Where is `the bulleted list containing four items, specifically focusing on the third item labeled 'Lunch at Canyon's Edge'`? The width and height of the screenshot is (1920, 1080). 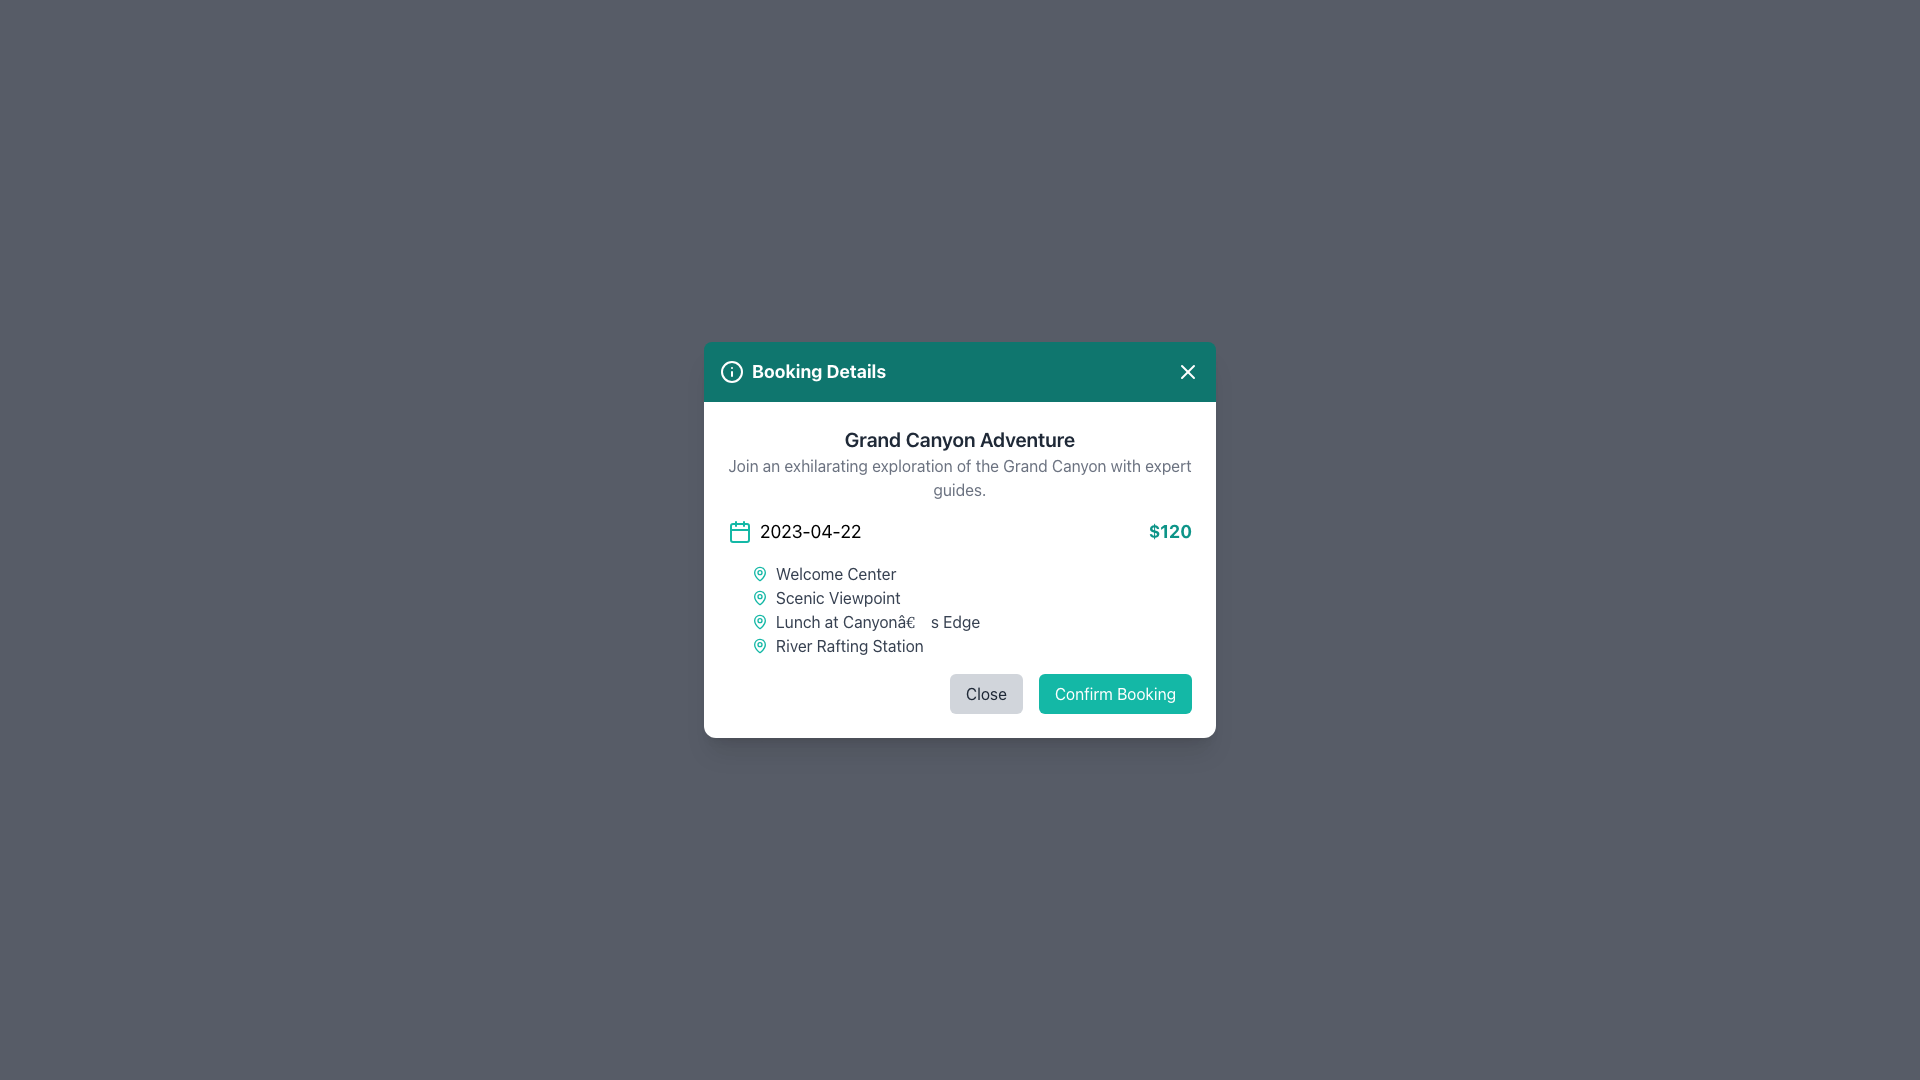 the bulleted list containing four items, specifically focusing on the third item labeled 'Lunch at Canyon's Edge' is located at coordinates (960, 608).